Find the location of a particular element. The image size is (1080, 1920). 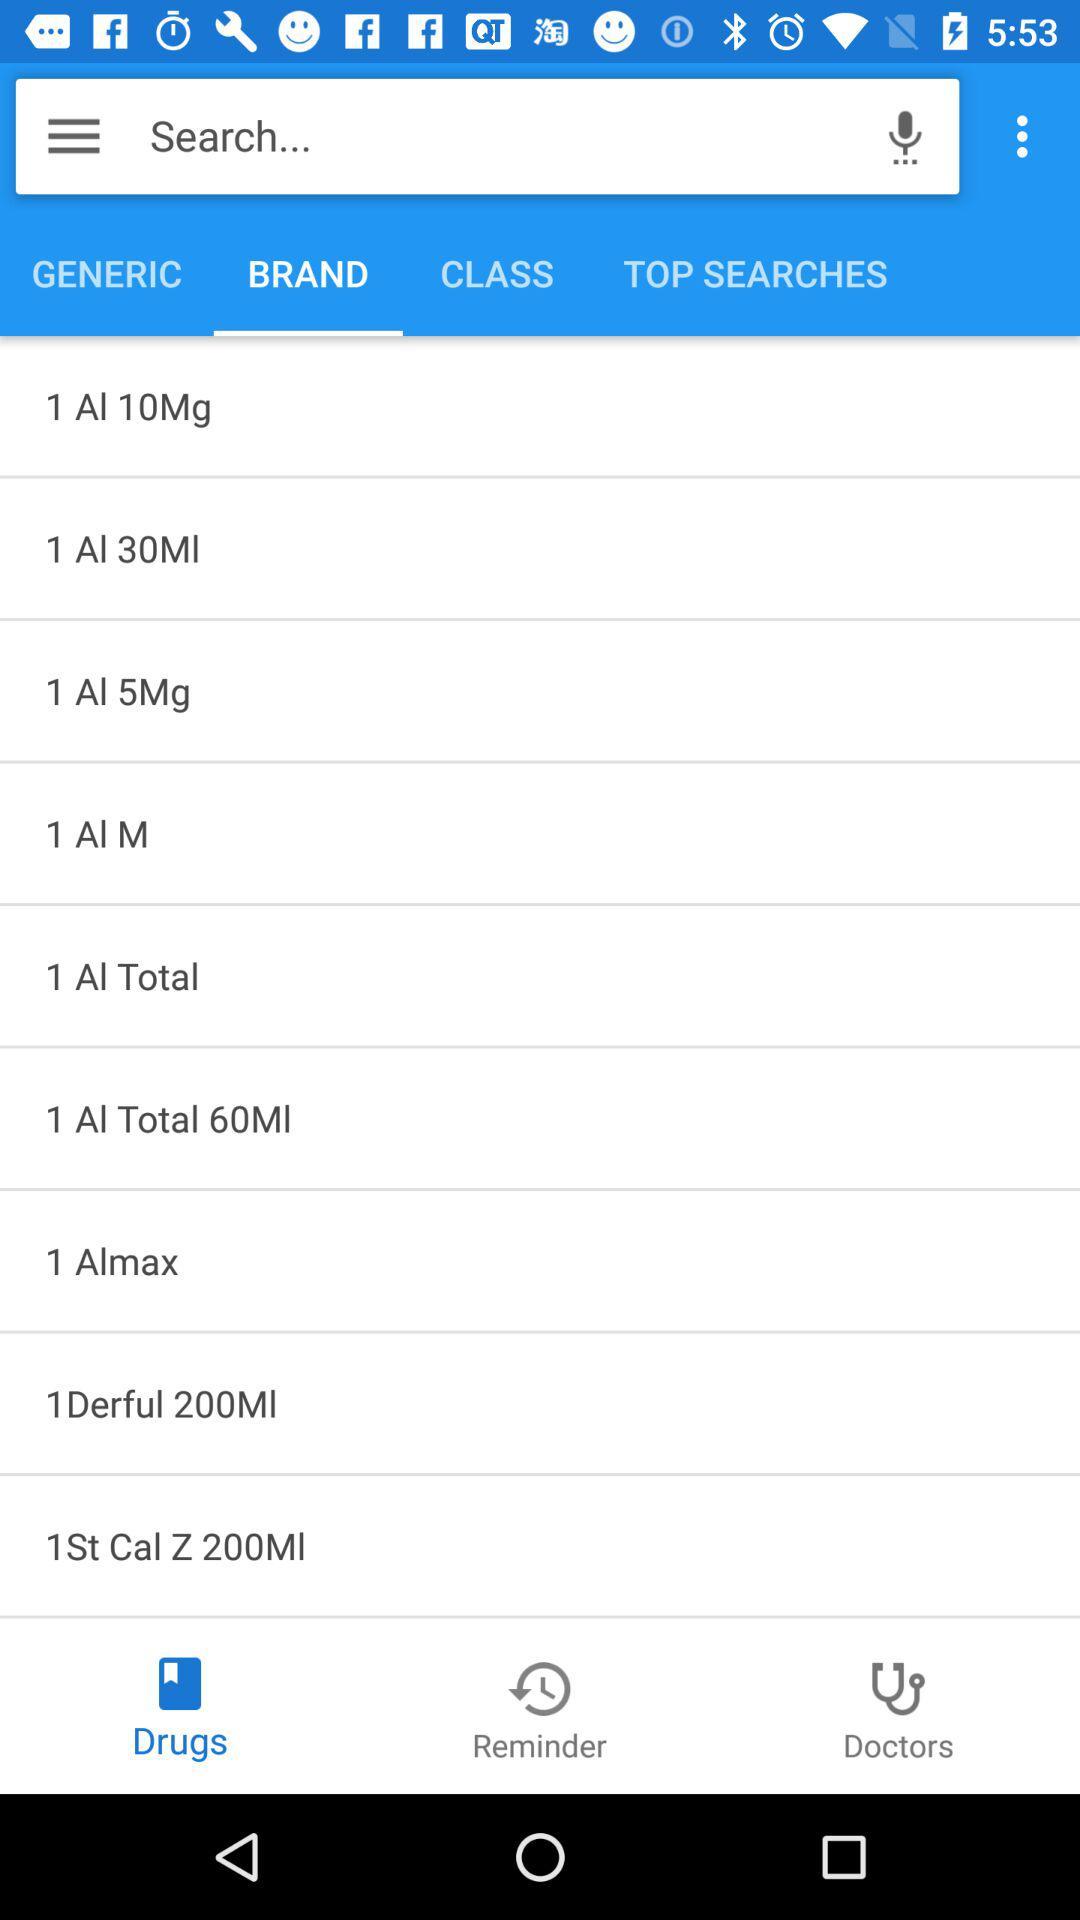

item above 1 al 10mg icon is located at coordinates (1027, 135).